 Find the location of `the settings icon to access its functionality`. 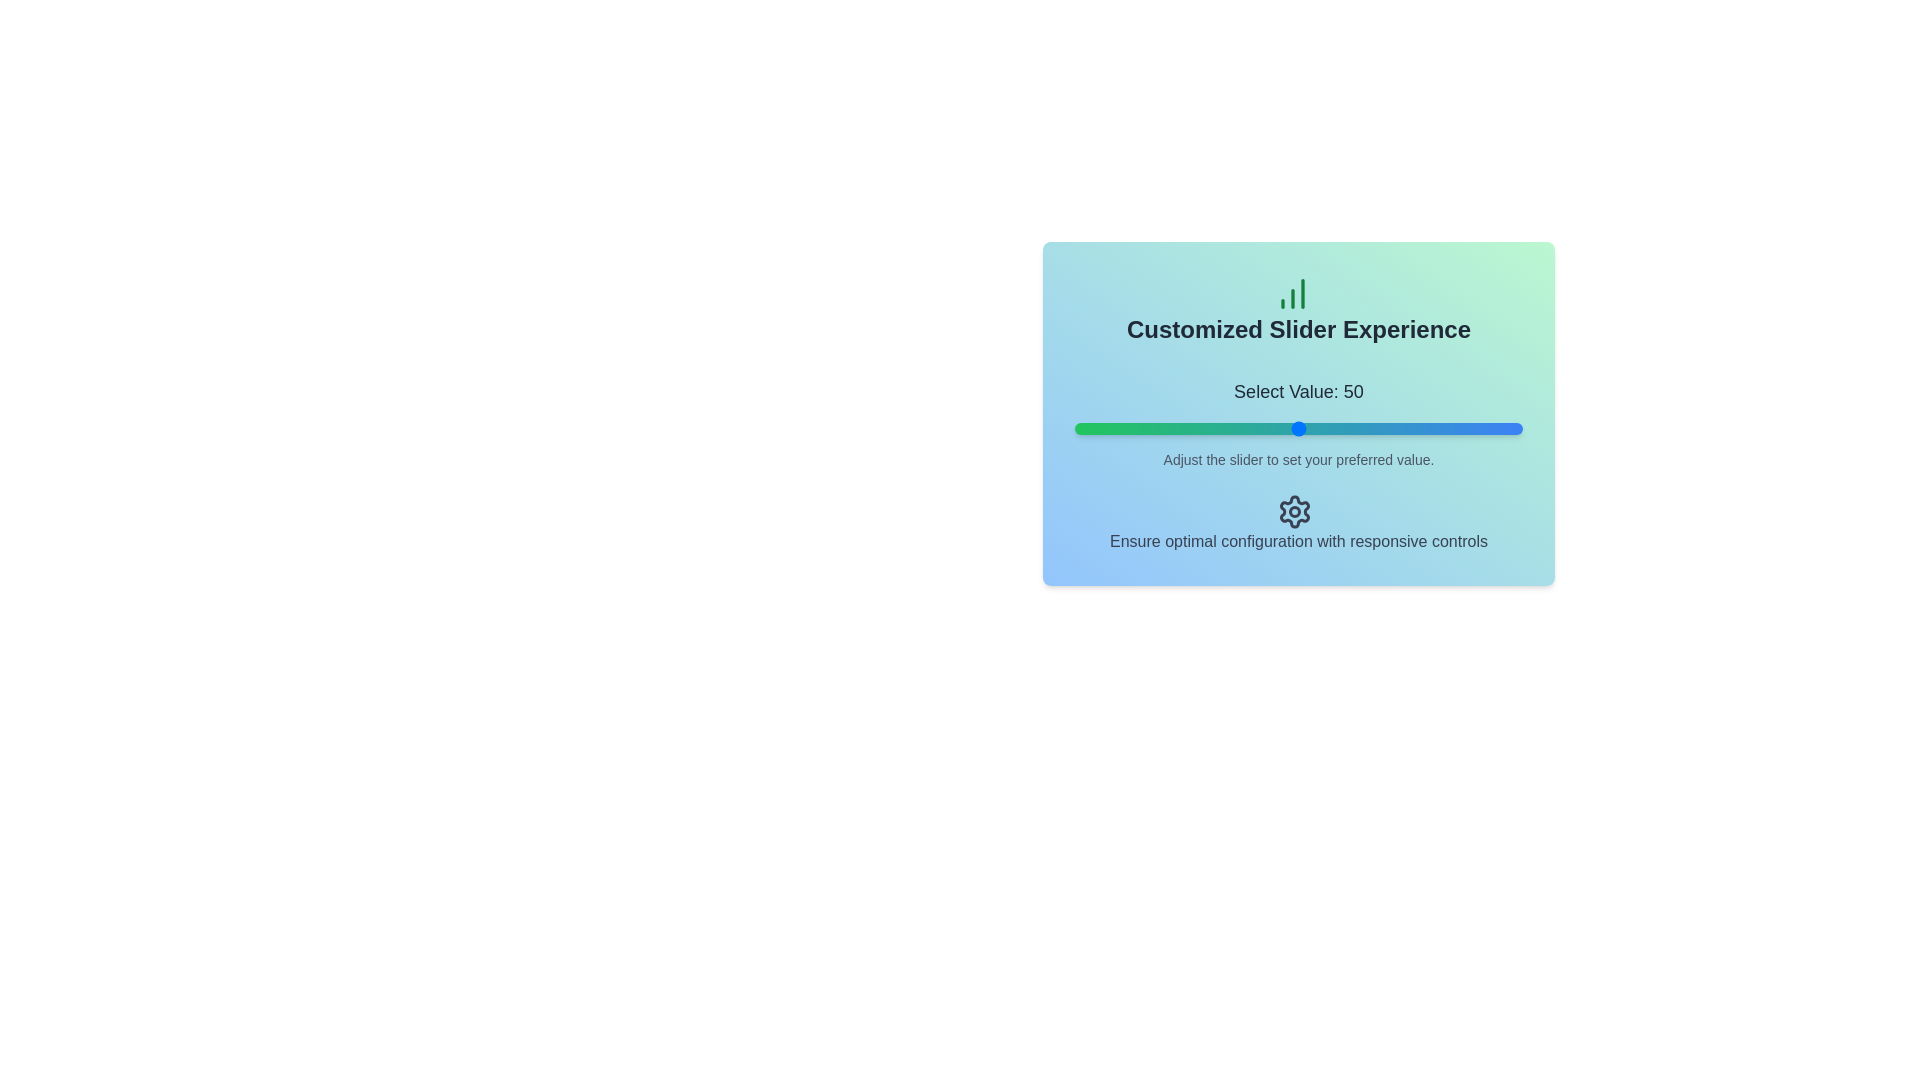

the settings icon to access its functionality is located at coordinates (1295, 511).